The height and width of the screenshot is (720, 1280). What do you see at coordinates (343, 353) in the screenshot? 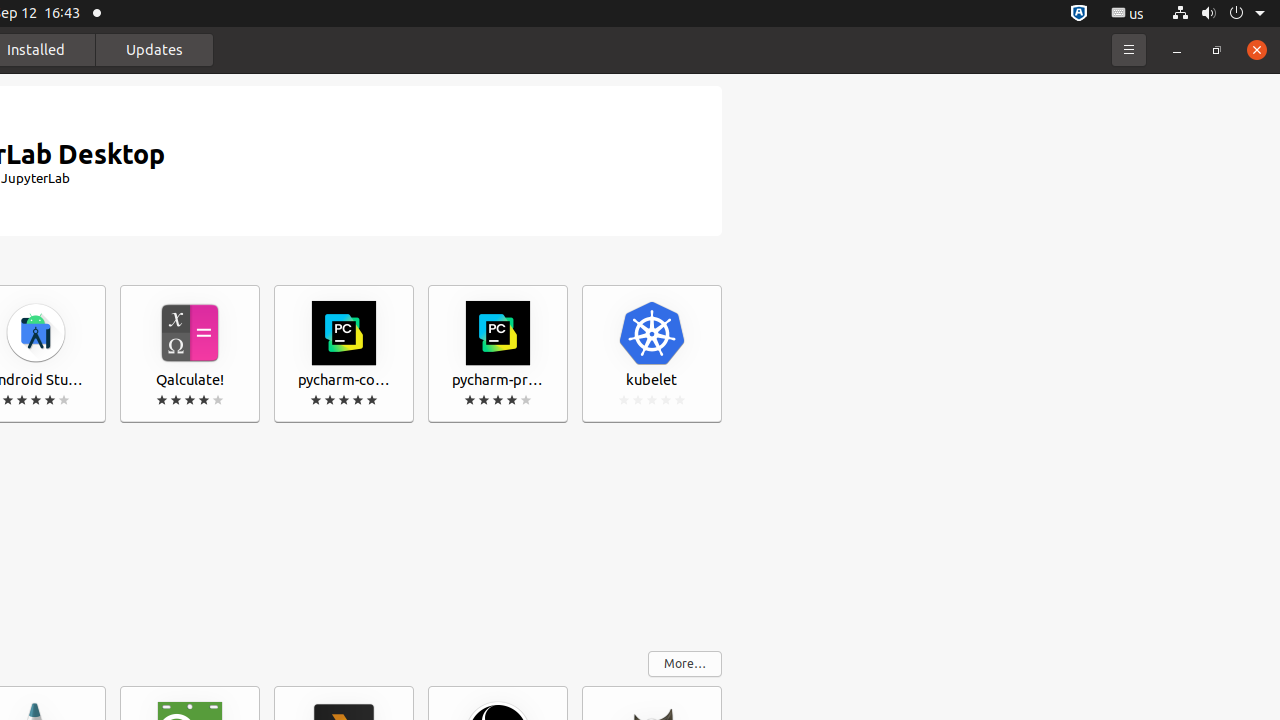
I see `'pycharm-community'` at bounding box center [343, 353].